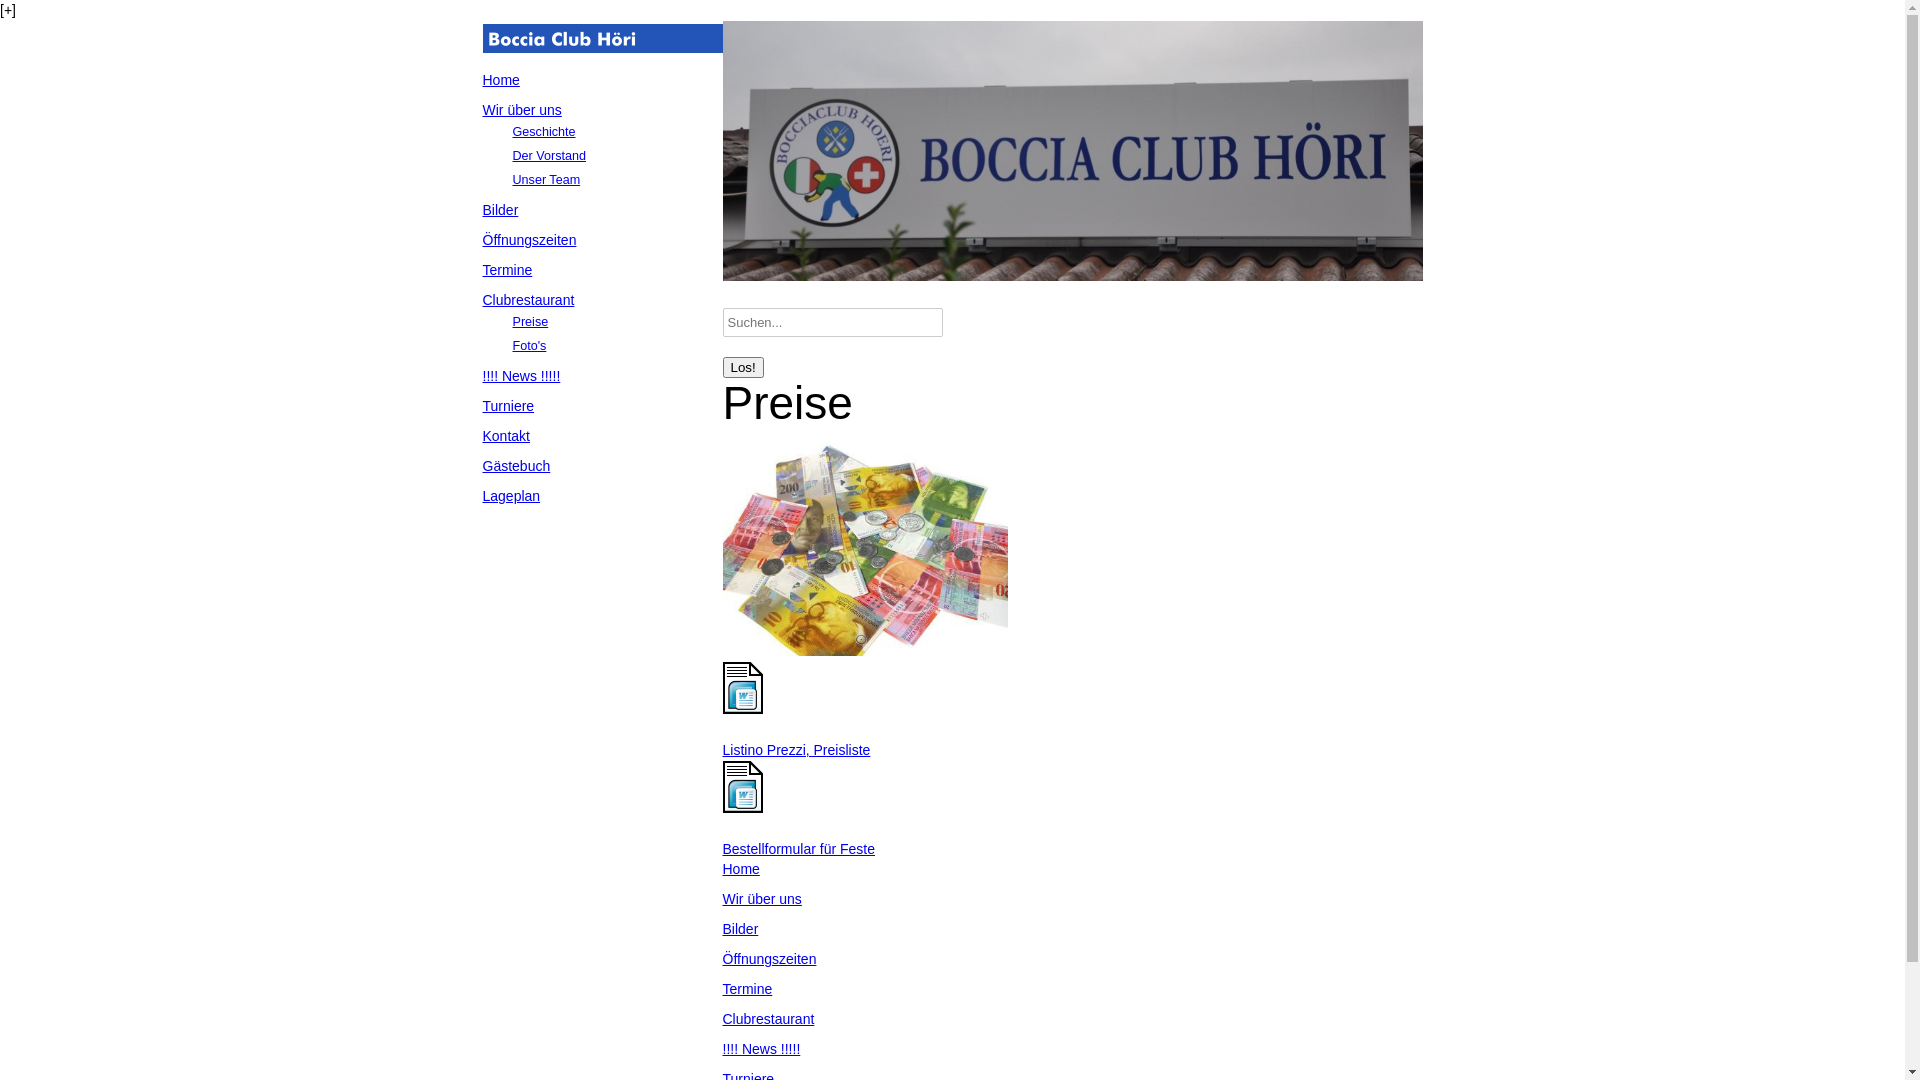 This screenshot has width=1920, height=1080. I want to click on 'Der Vorstand', so click(512, 154).